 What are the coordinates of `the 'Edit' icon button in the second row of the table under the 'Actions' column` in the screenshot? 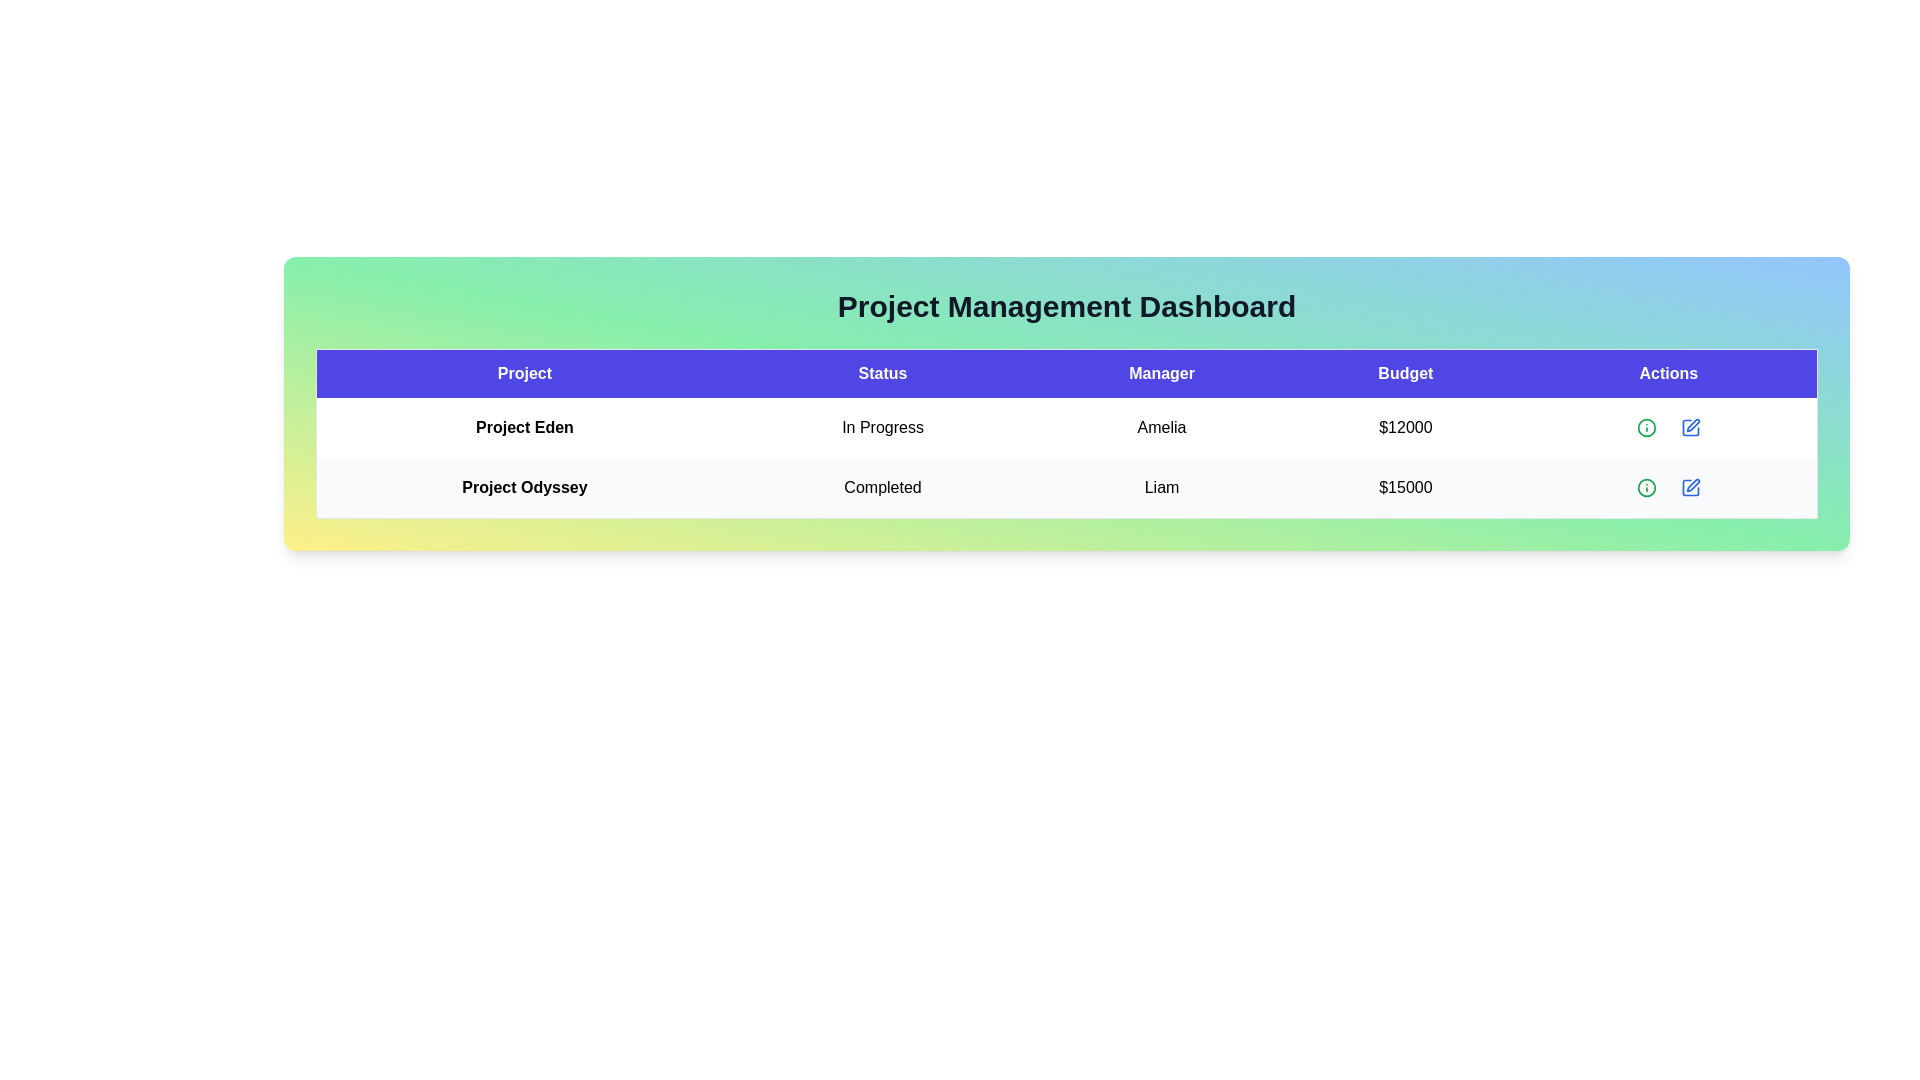 It's located at (1689, 488).